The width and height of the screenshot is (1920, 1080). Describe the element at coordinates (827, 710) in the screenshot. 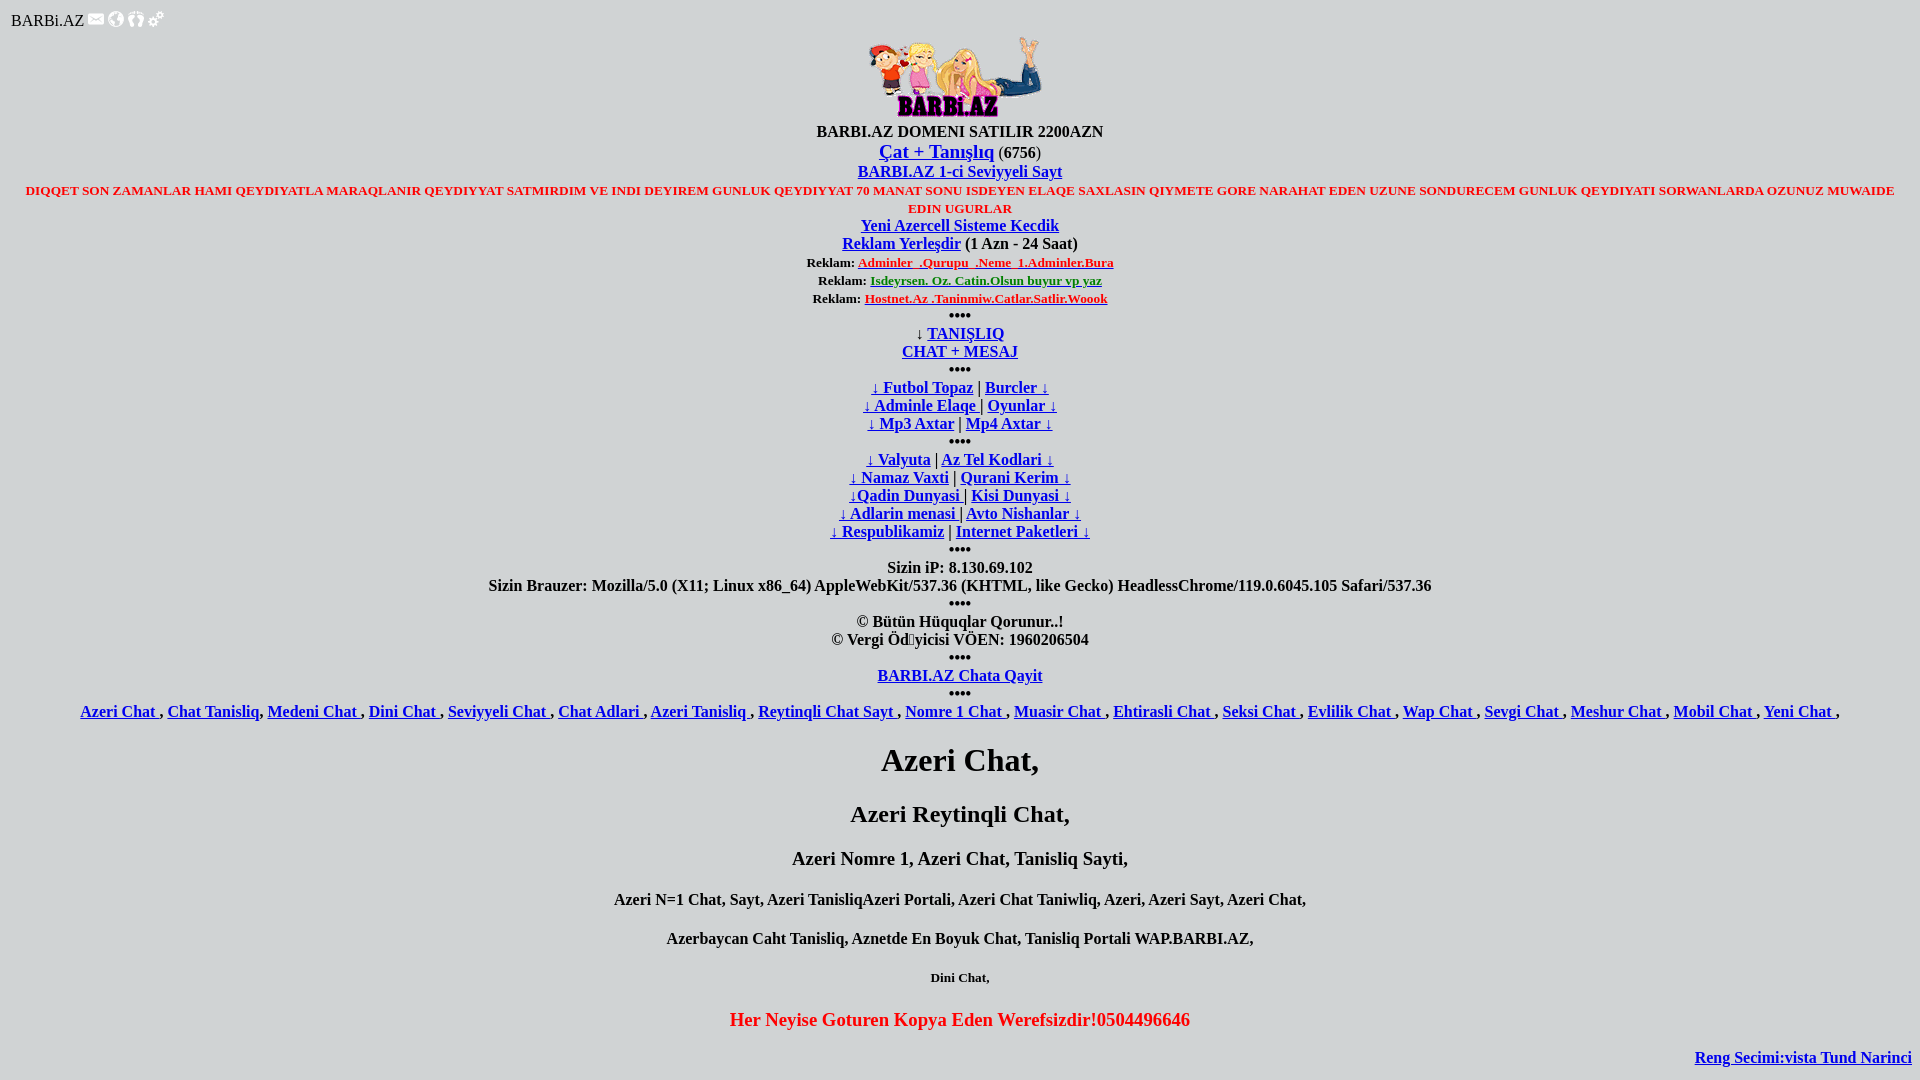

I see `'Reytinqli Chat Sayt'` at that location.